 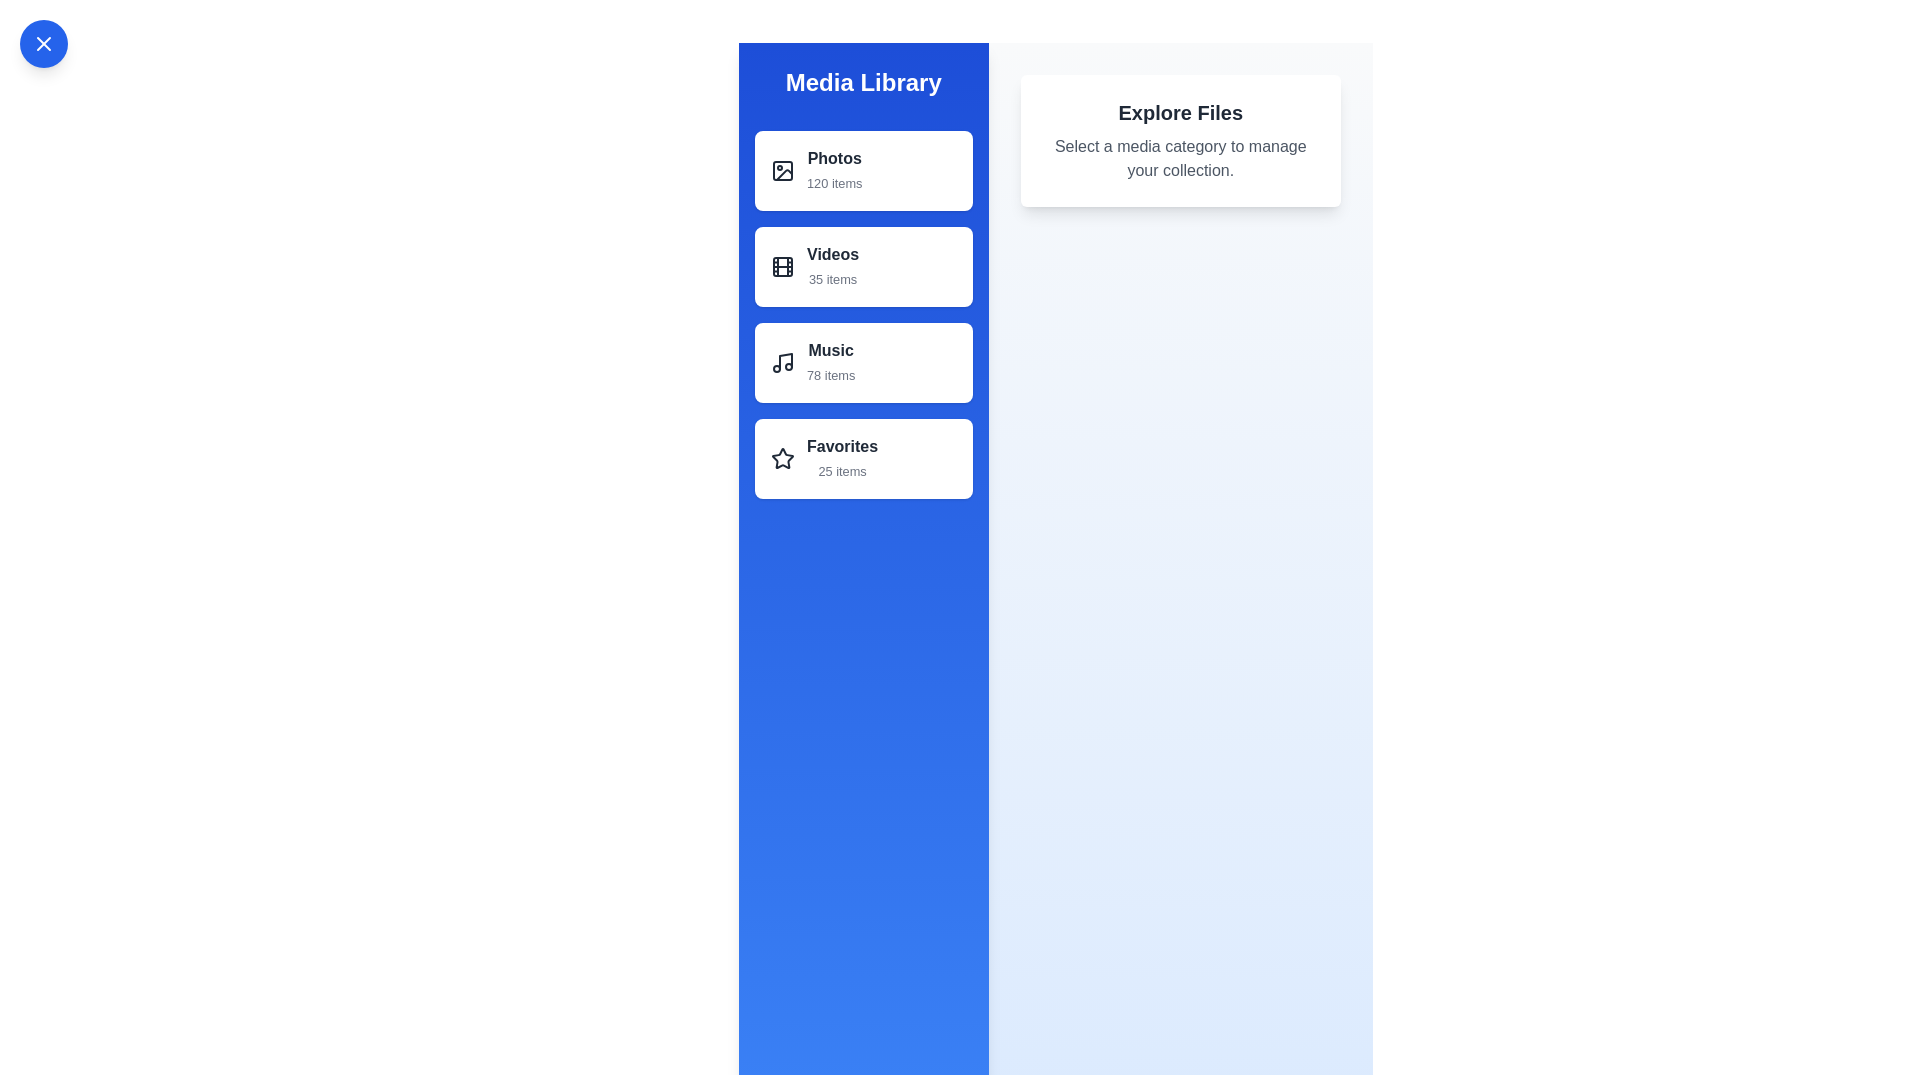 I want to click on button in the top-left corner to toggle the drawer, so click(x=43, y=43).